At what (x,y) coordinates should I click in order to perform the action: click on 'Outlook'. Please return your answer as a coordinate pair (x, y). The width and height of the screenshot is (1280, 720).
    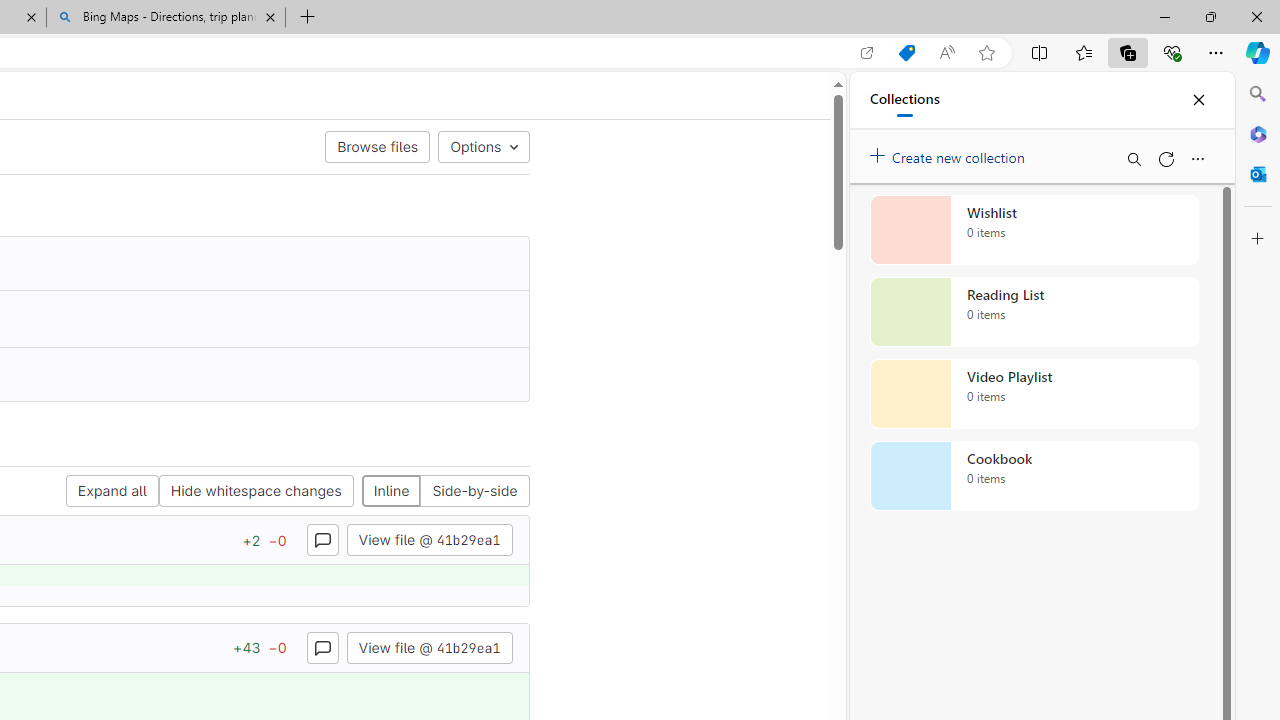
    Looking at the image, I should click on (1257, 173).